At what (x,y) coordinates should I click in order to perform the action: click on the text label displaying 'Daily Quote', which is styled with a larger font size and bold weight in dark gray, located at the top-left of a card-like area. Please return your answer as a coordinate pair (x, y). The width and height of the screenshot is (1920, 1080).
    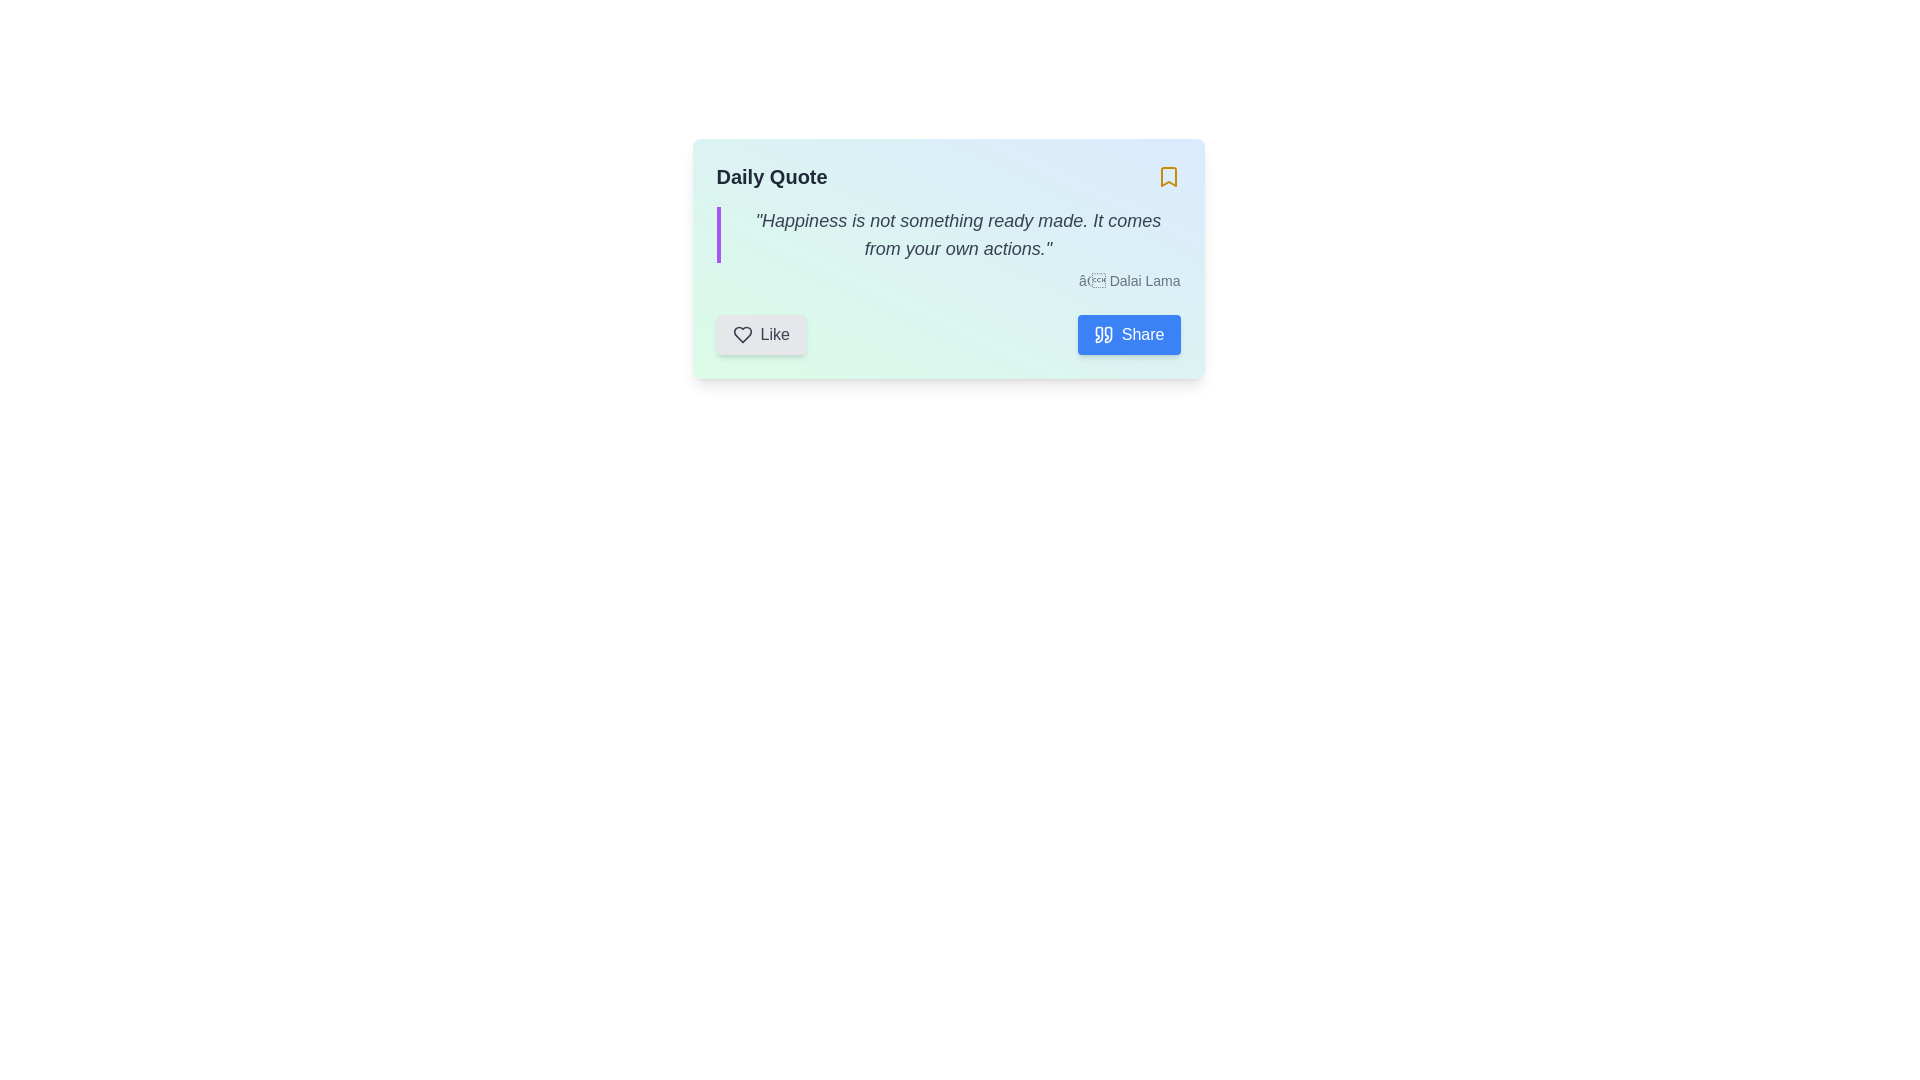
    Looking at the image, I should click on (771, 176).